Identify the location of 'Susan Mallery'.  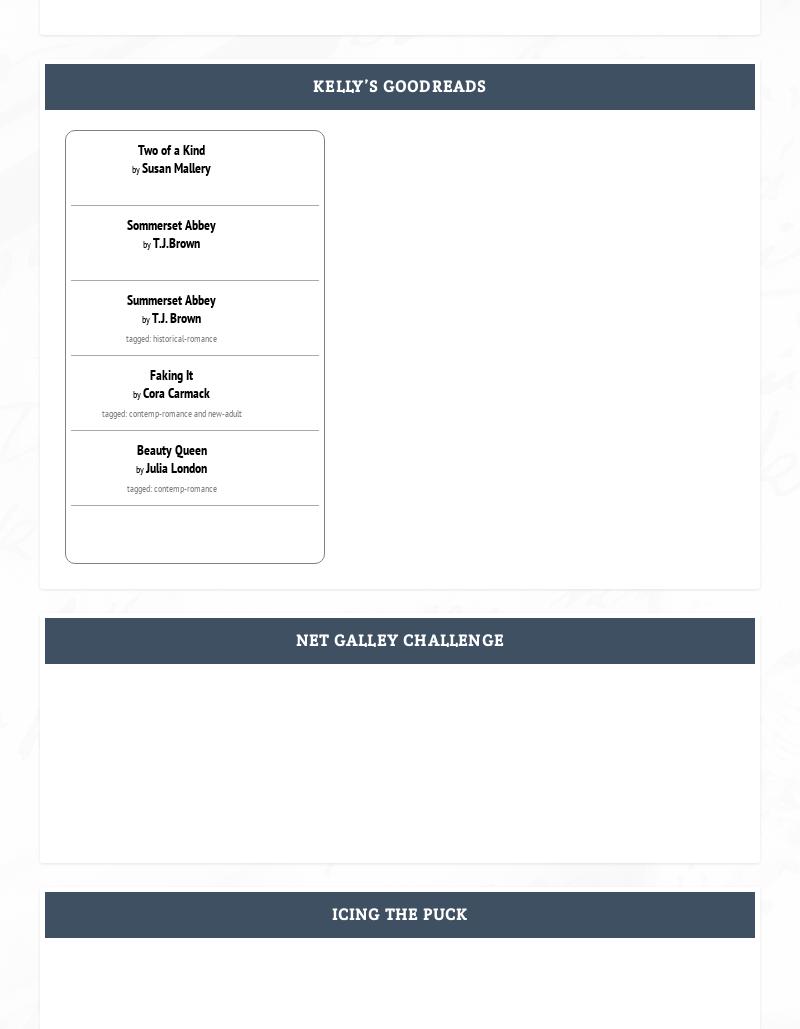
(175, 168).